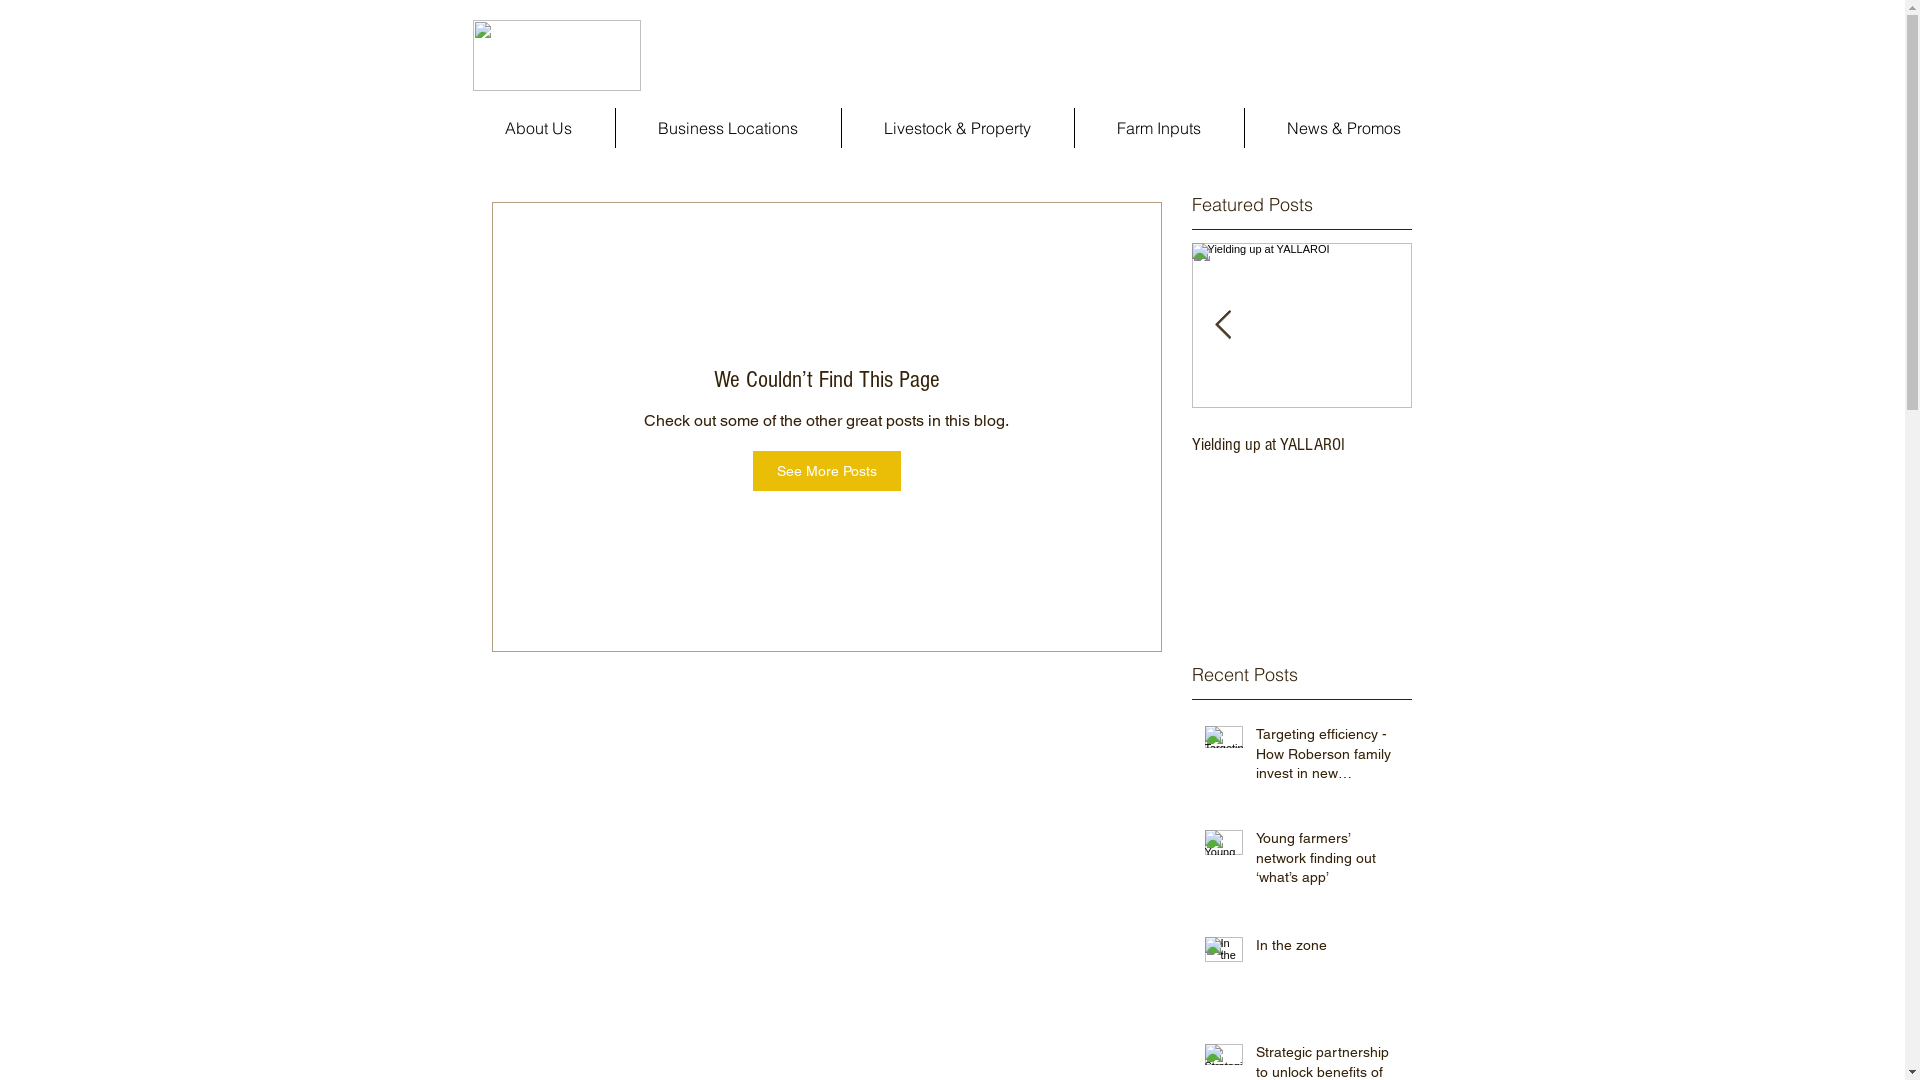 This screenshot has height=1080, width=1920. Describe the element at coordinates (727, 127) in the screenshot. I see `'Business Locations'` at that location.